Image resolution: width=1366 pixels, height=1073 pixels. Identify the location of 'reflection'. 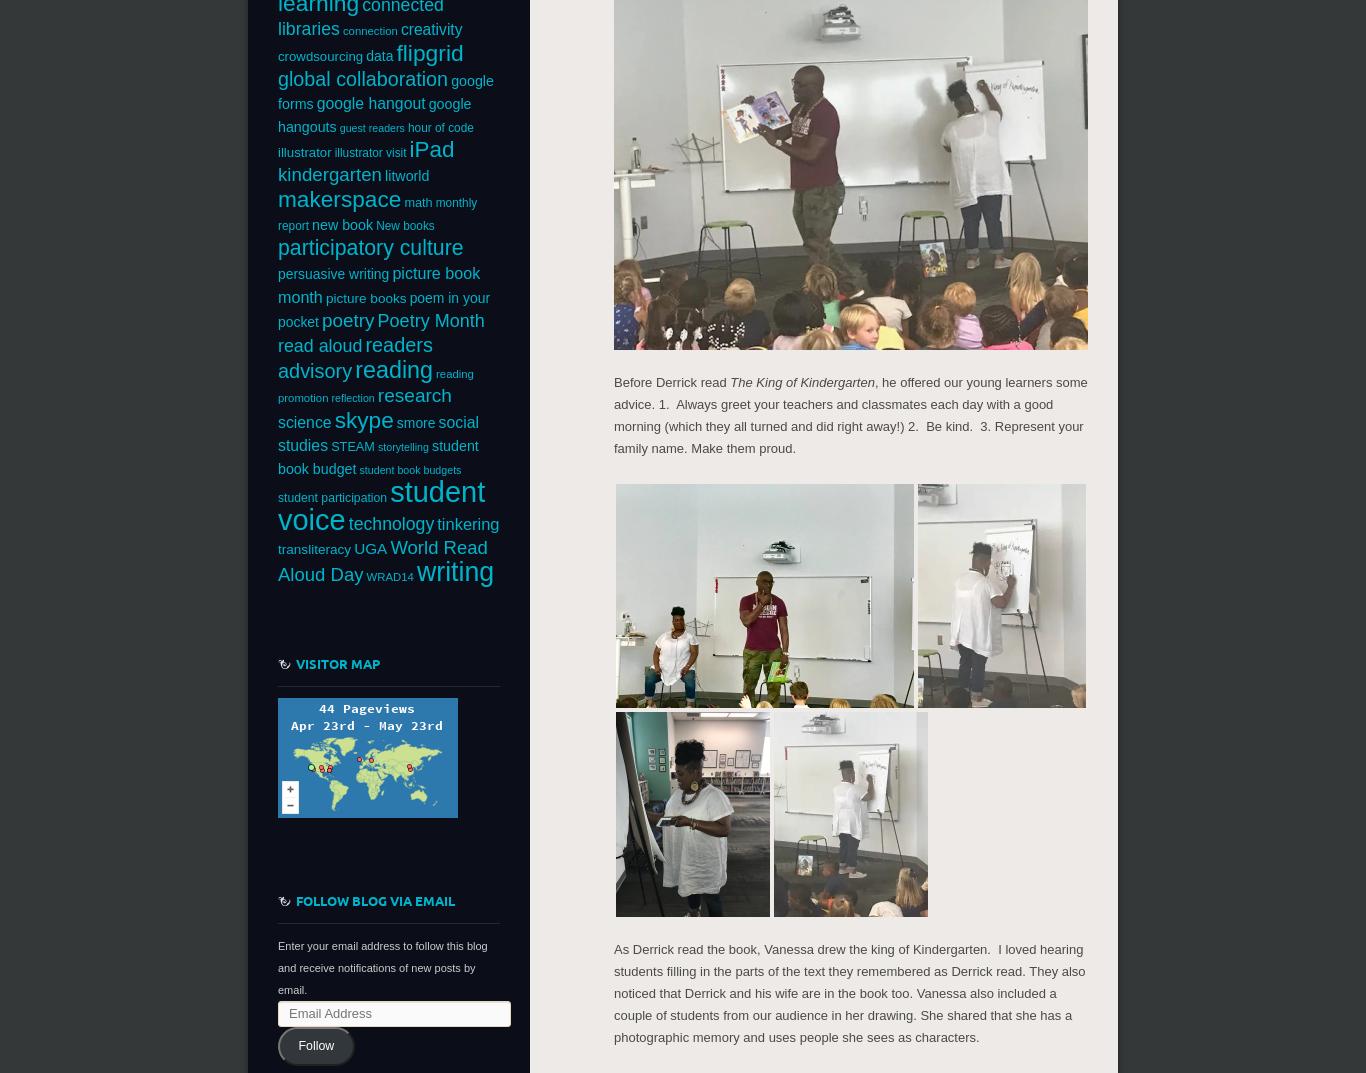
(351, 396).